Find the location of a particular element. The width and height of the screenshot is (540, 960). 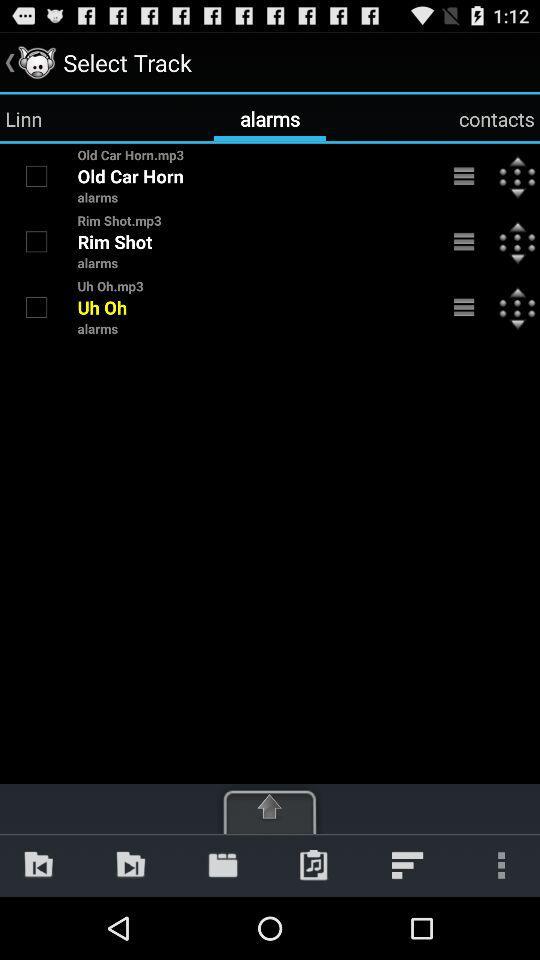

menu bar on the first text is located at coordinates (464, 175).